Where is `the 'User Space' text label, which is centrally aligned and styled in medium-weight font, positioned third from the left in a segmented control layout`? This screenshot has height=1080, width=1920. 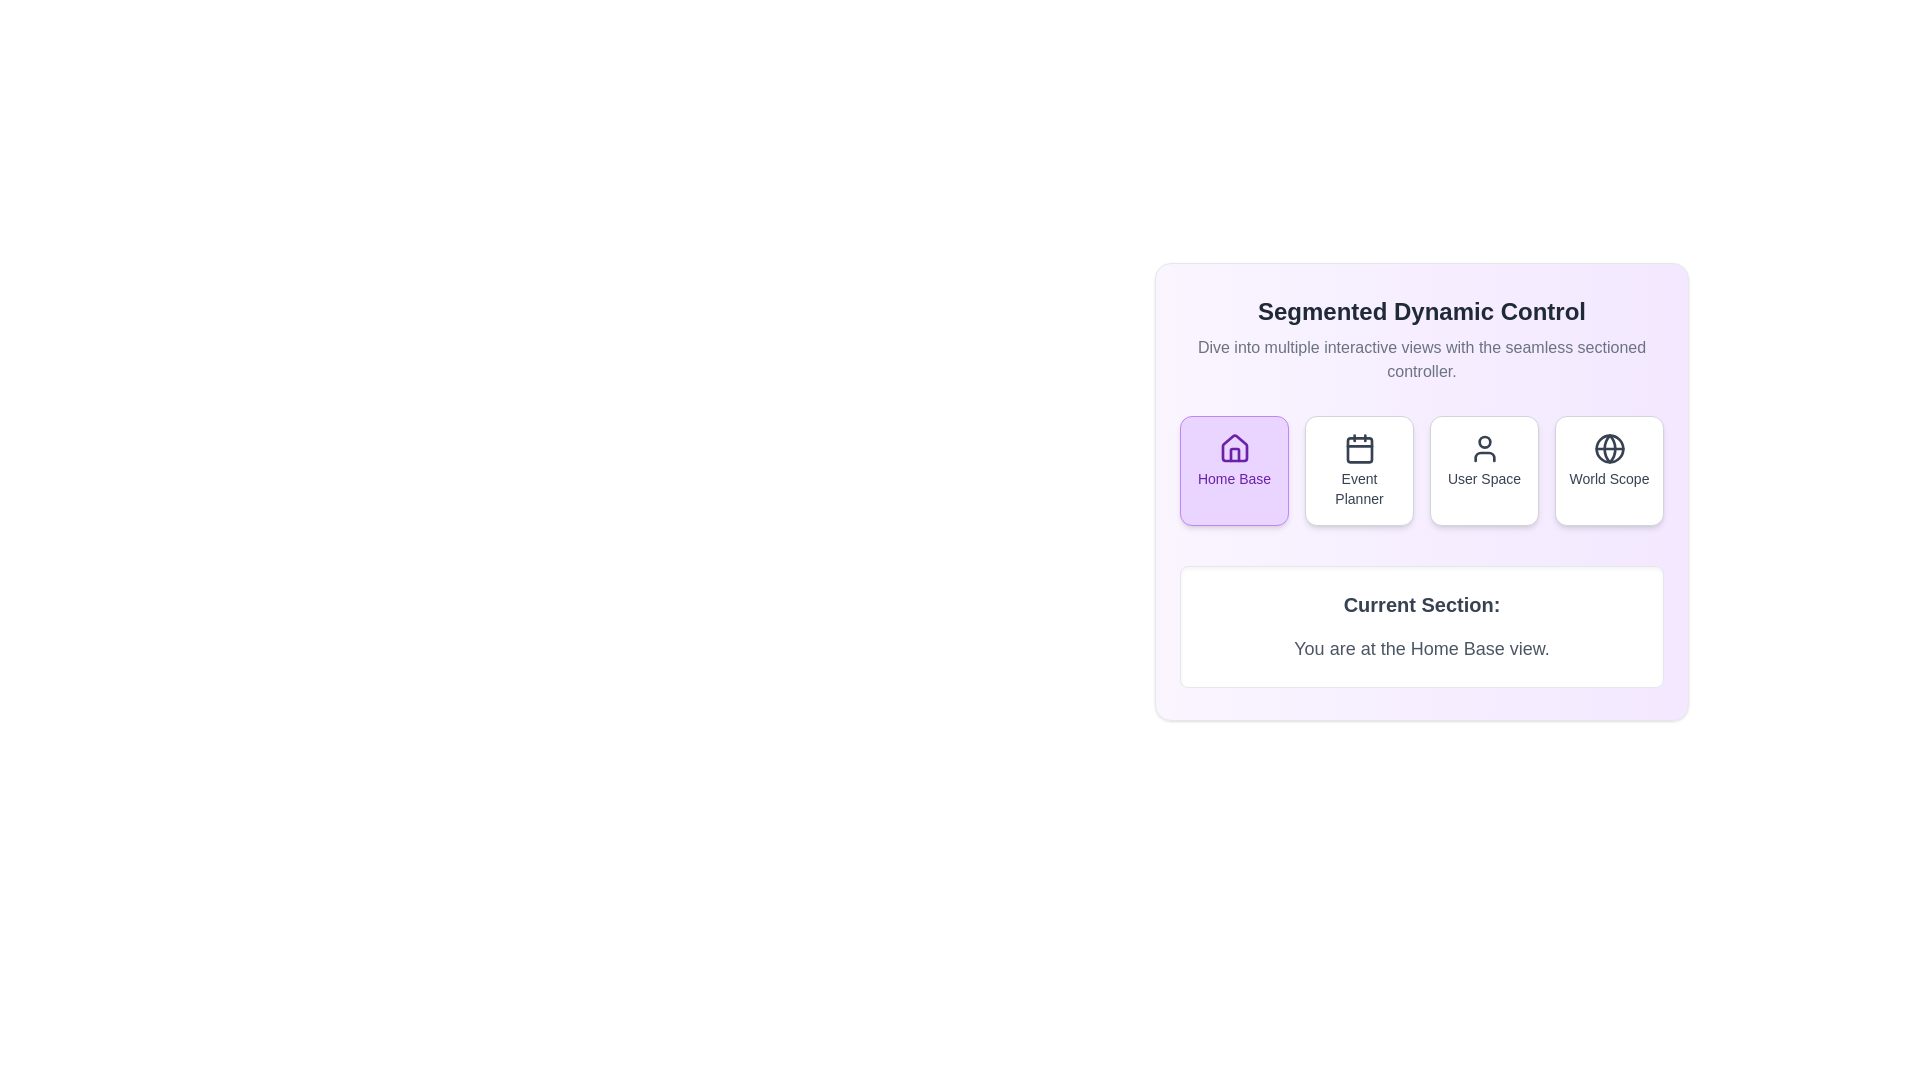
the 'User Space' text label, which is centrally aligned and styled in medium-weight font, positioned third from the left in a segmented control layout is located at coordinates (1484, 478).